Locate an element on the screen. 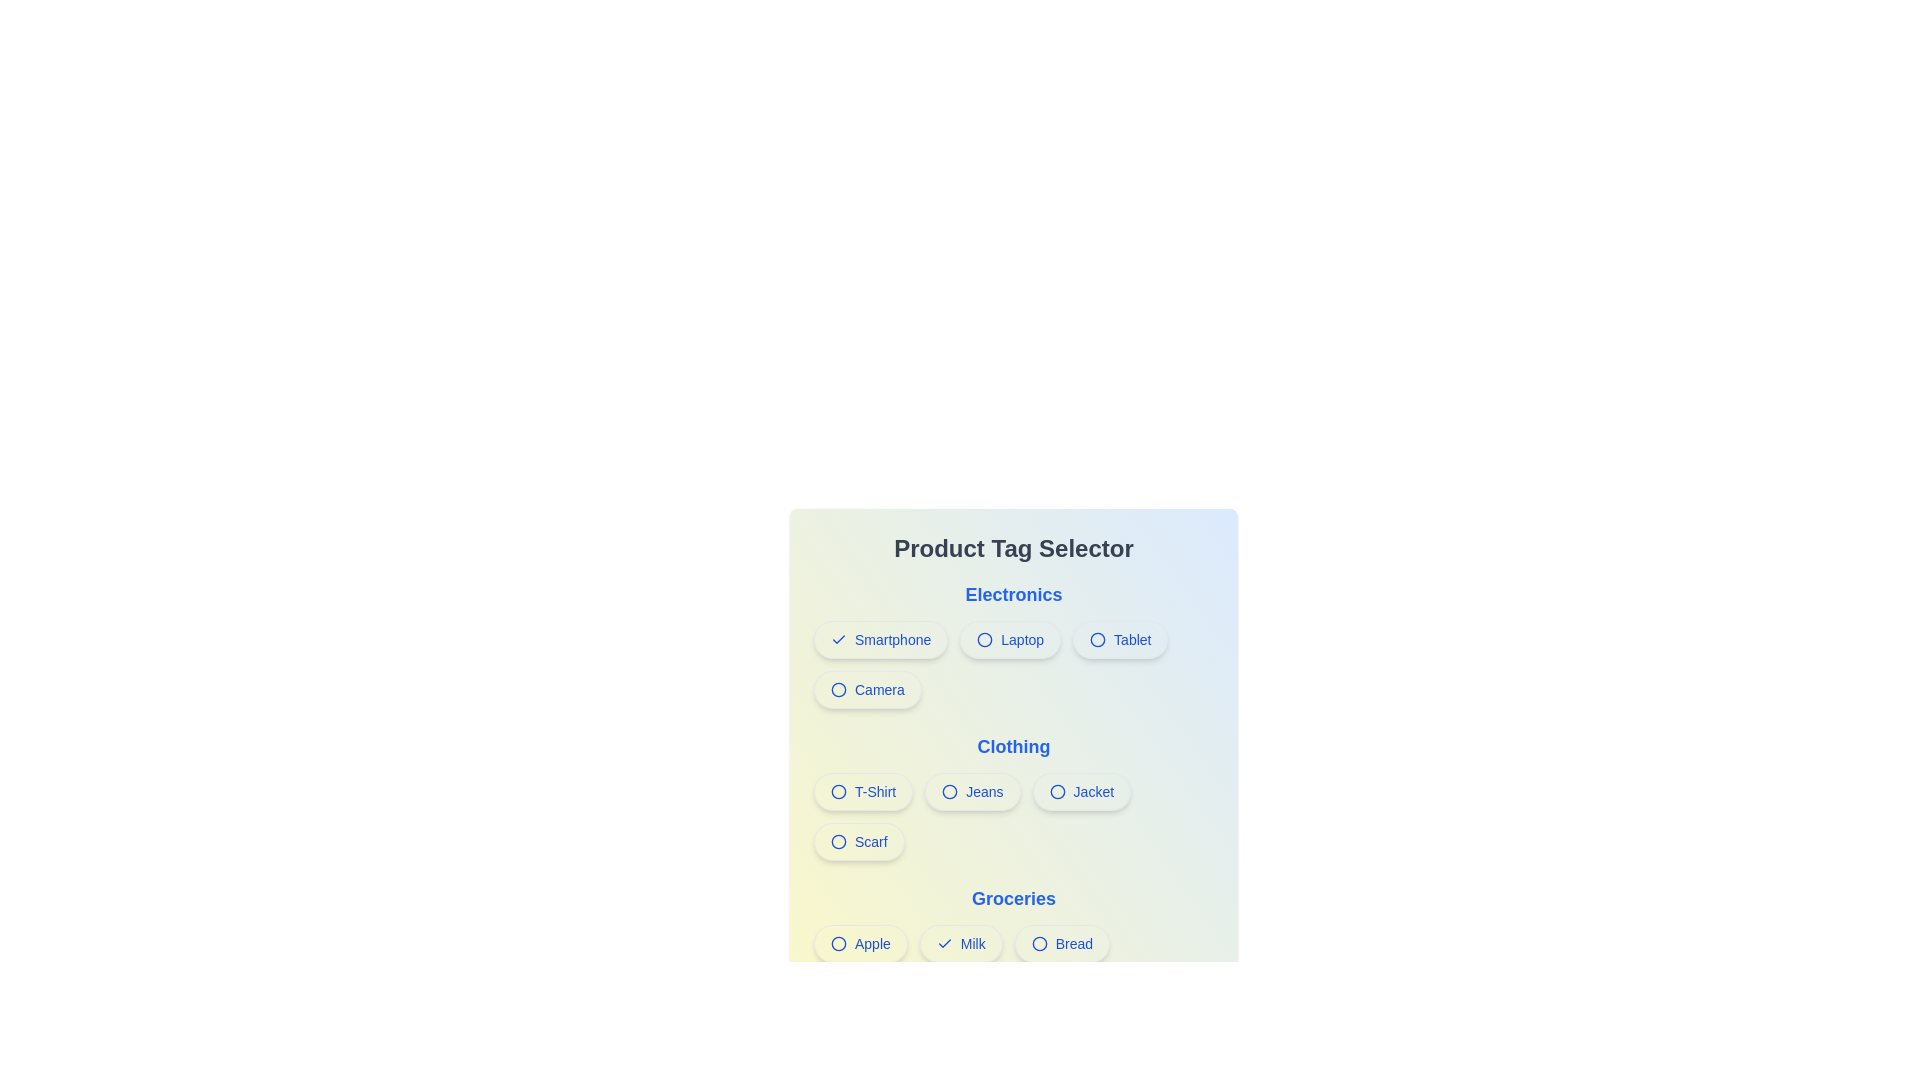 This screenshot has width=1920, height=1080. the radio button circle for the 'T-Shirt' option in the 'Clothing' category is located at coordinates (839, 790).